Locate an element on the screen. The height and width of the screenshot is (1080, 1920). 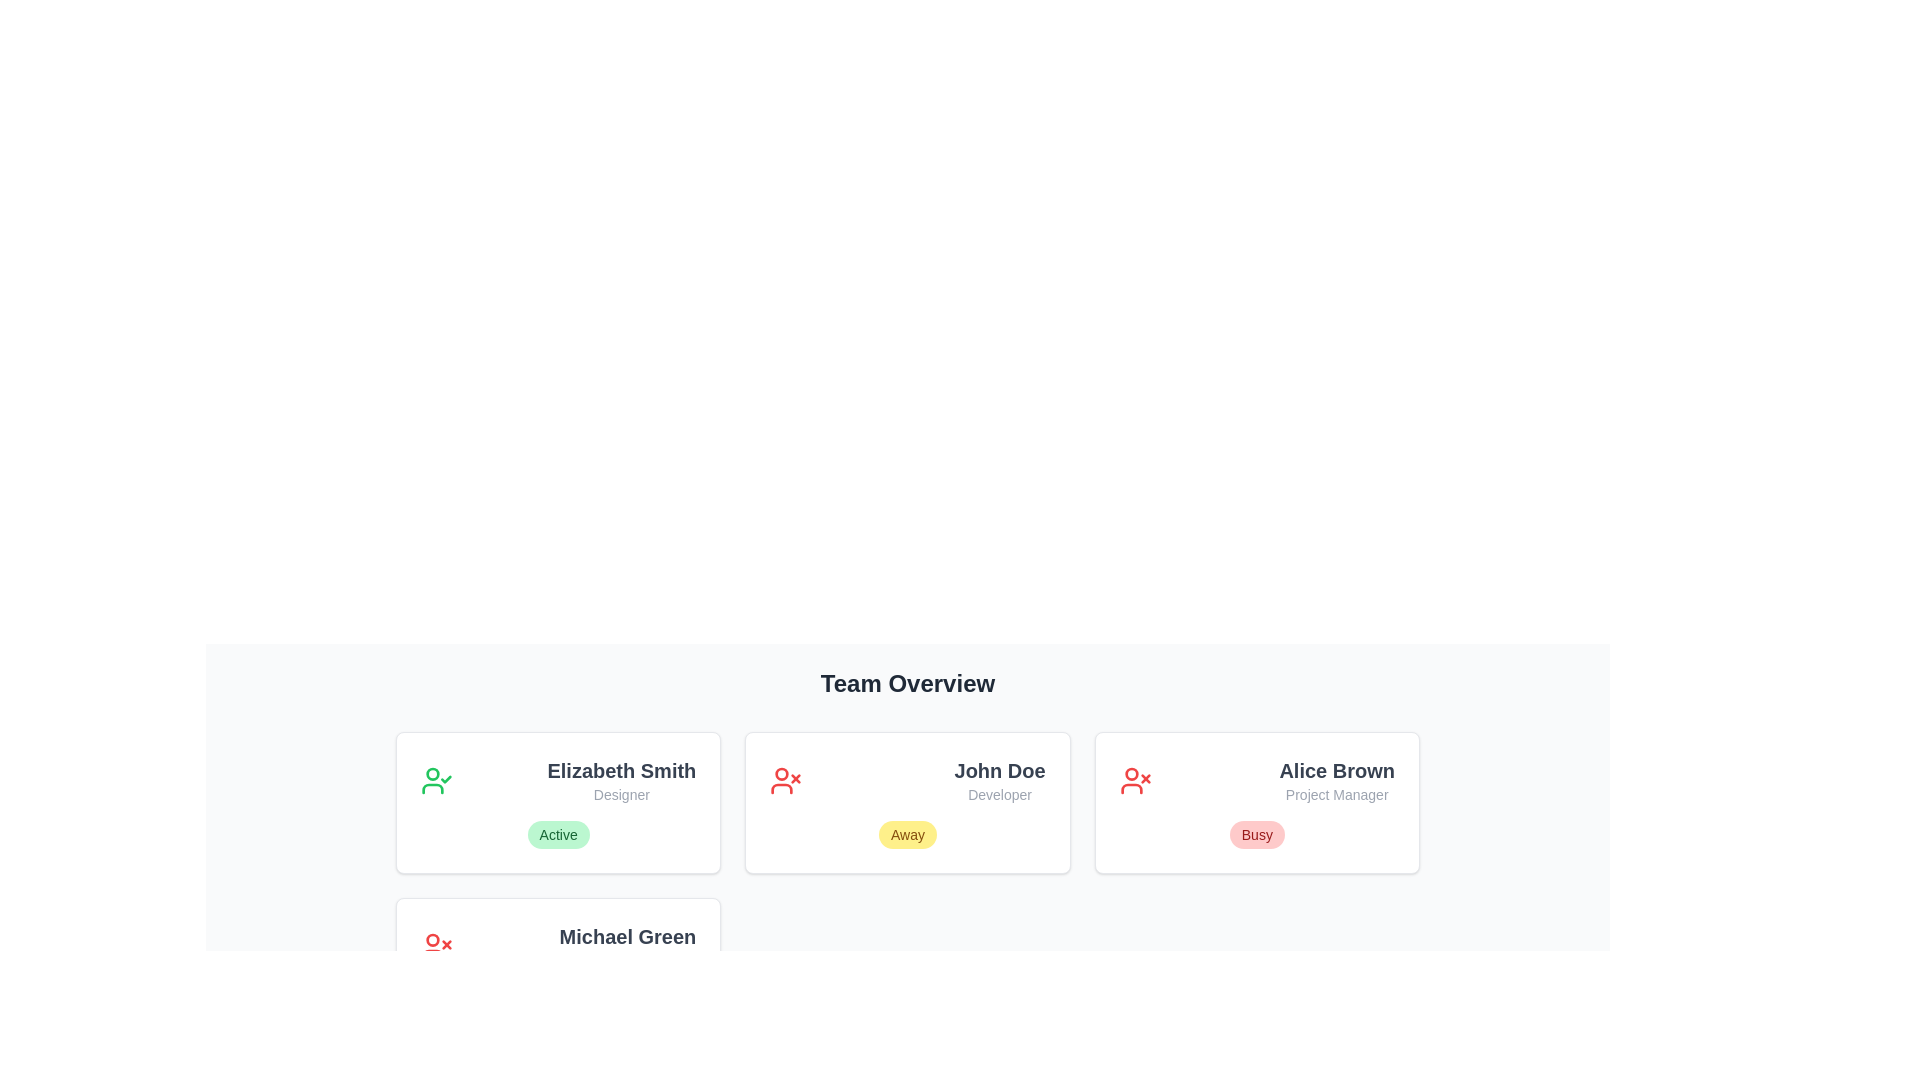
to select the team member's name displayed in the leftmost card, which is centrally aligned beneath a green icon and above an 'Active' status badge is located at coordinates (620, 779).